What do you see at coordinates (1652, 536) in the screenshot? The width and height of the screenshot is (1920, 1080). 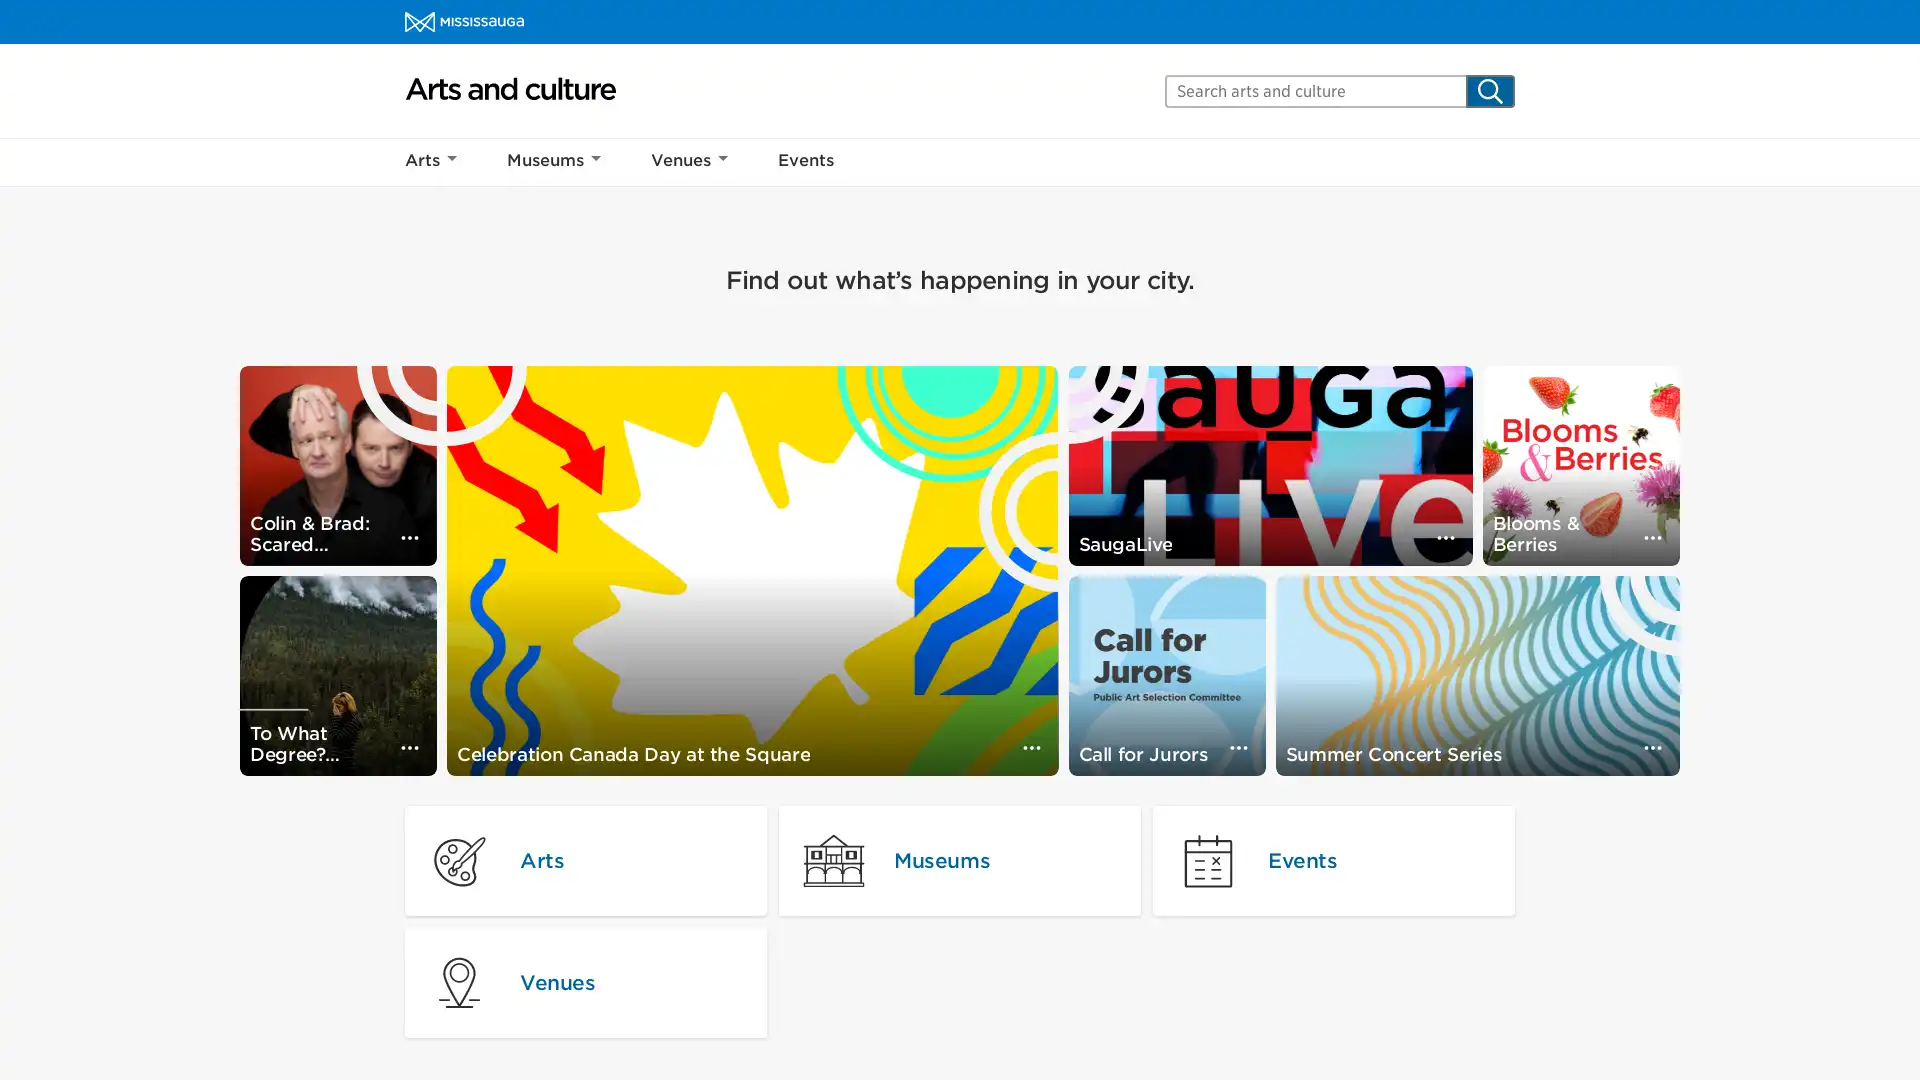 I see `Visually show the card details` at bounding box center [1652, 536].